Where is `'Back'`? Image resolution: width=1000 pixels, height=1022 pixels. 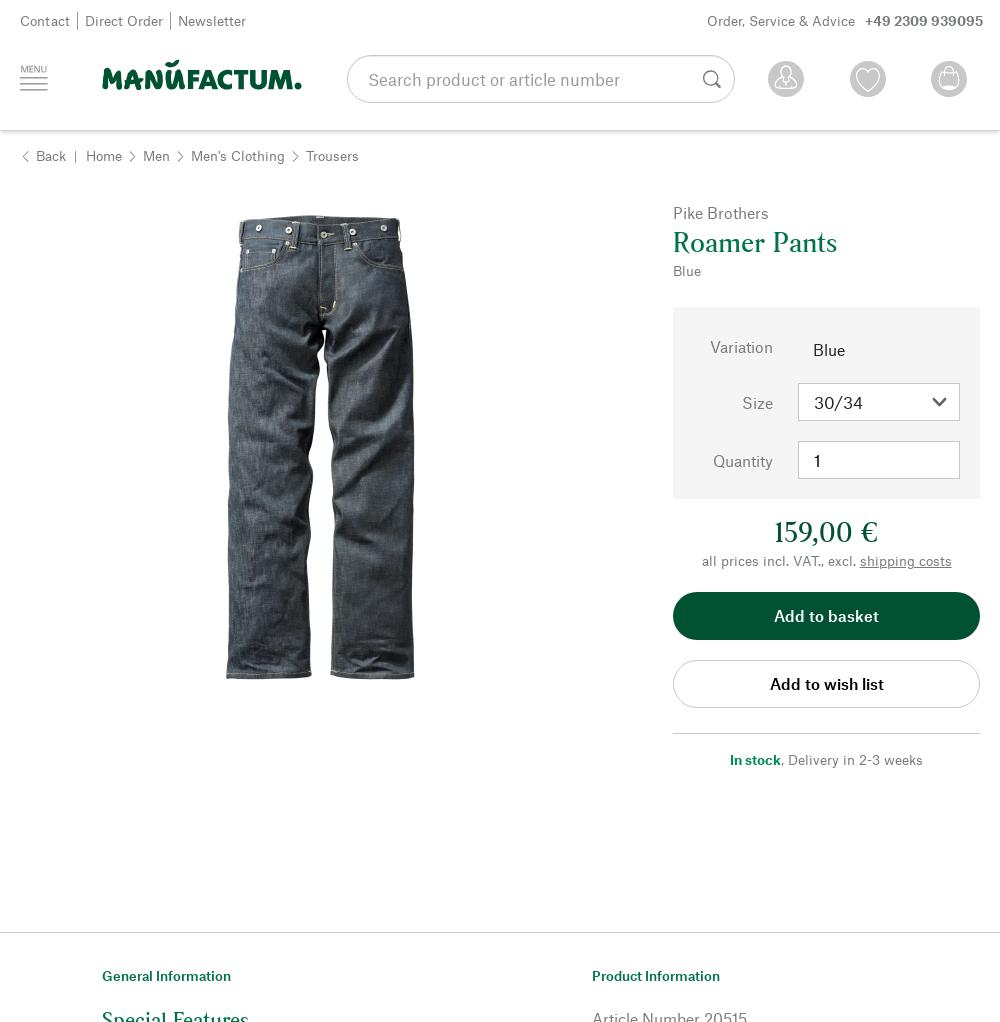
'Back' is located at coordinates (51, 153).